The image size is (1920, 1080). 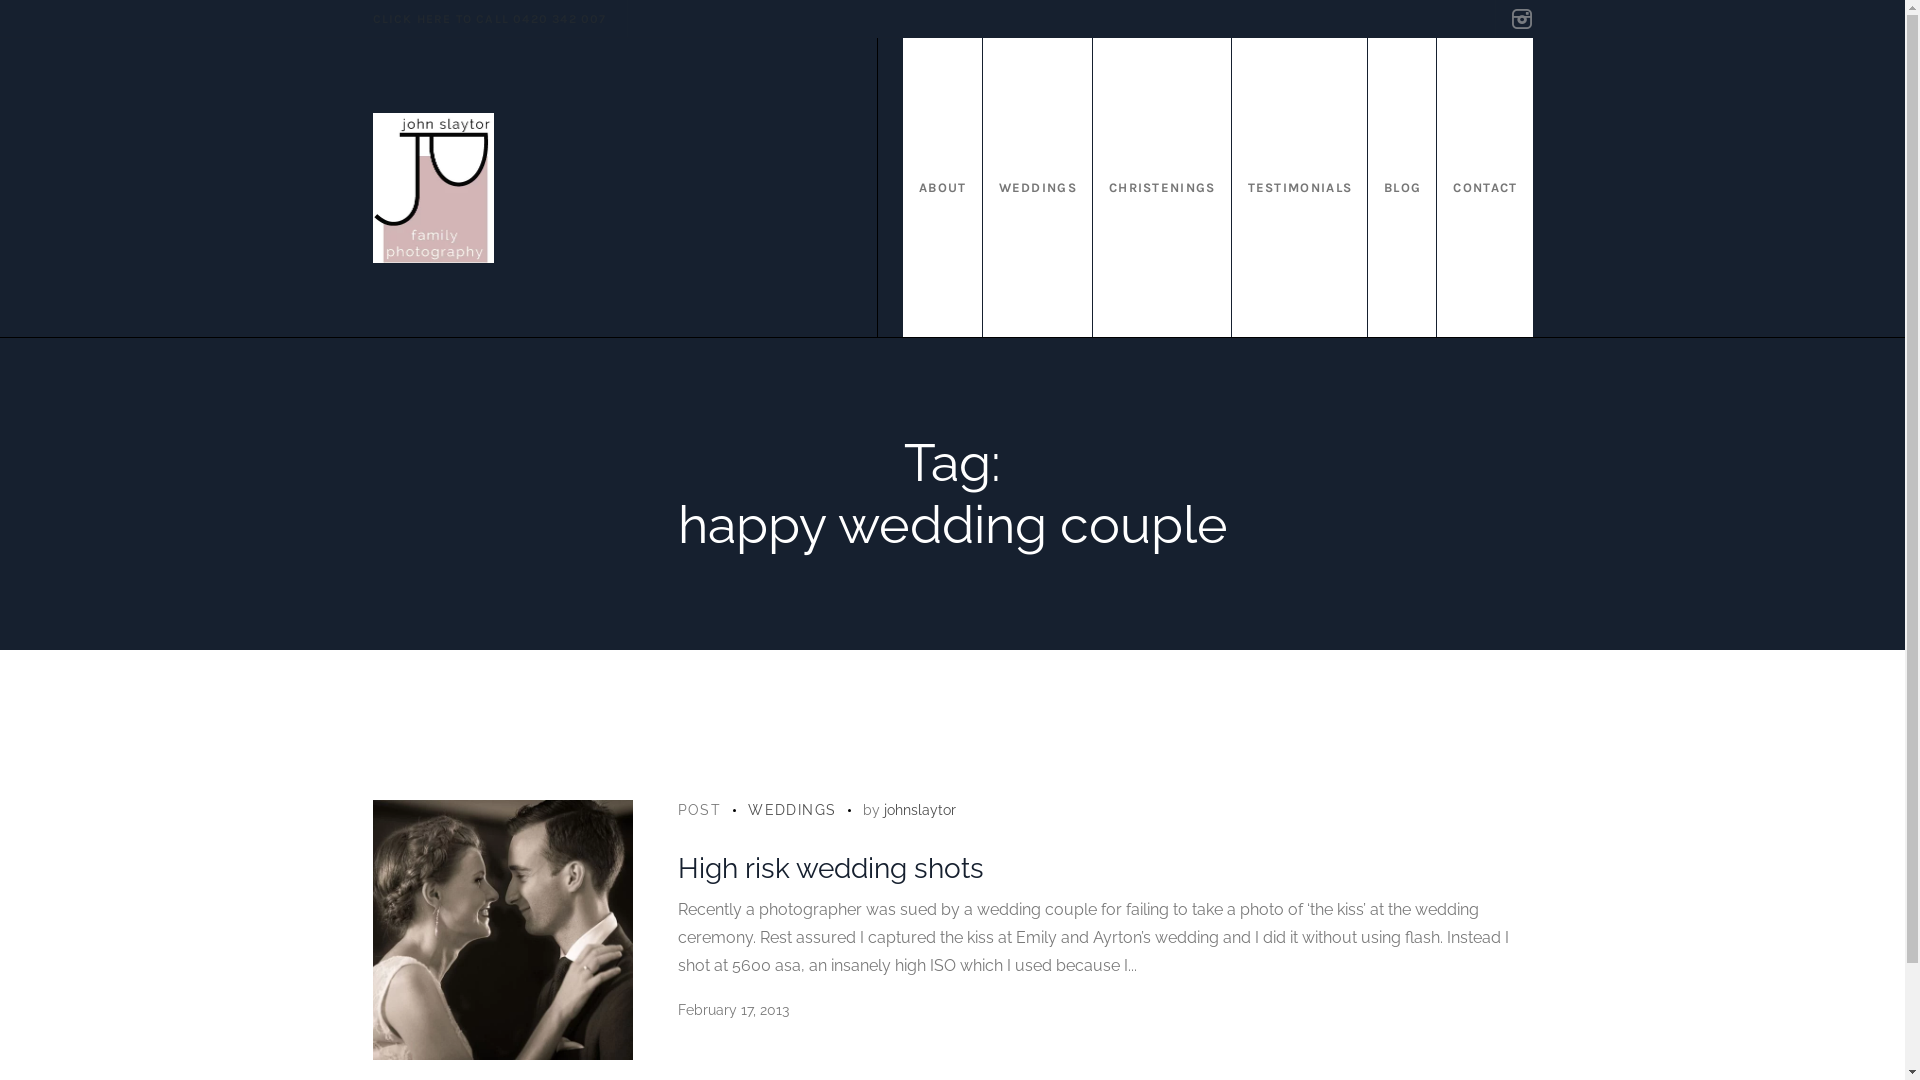 I want to click on 'WEDDINGS', so click(x=1037, y=187).